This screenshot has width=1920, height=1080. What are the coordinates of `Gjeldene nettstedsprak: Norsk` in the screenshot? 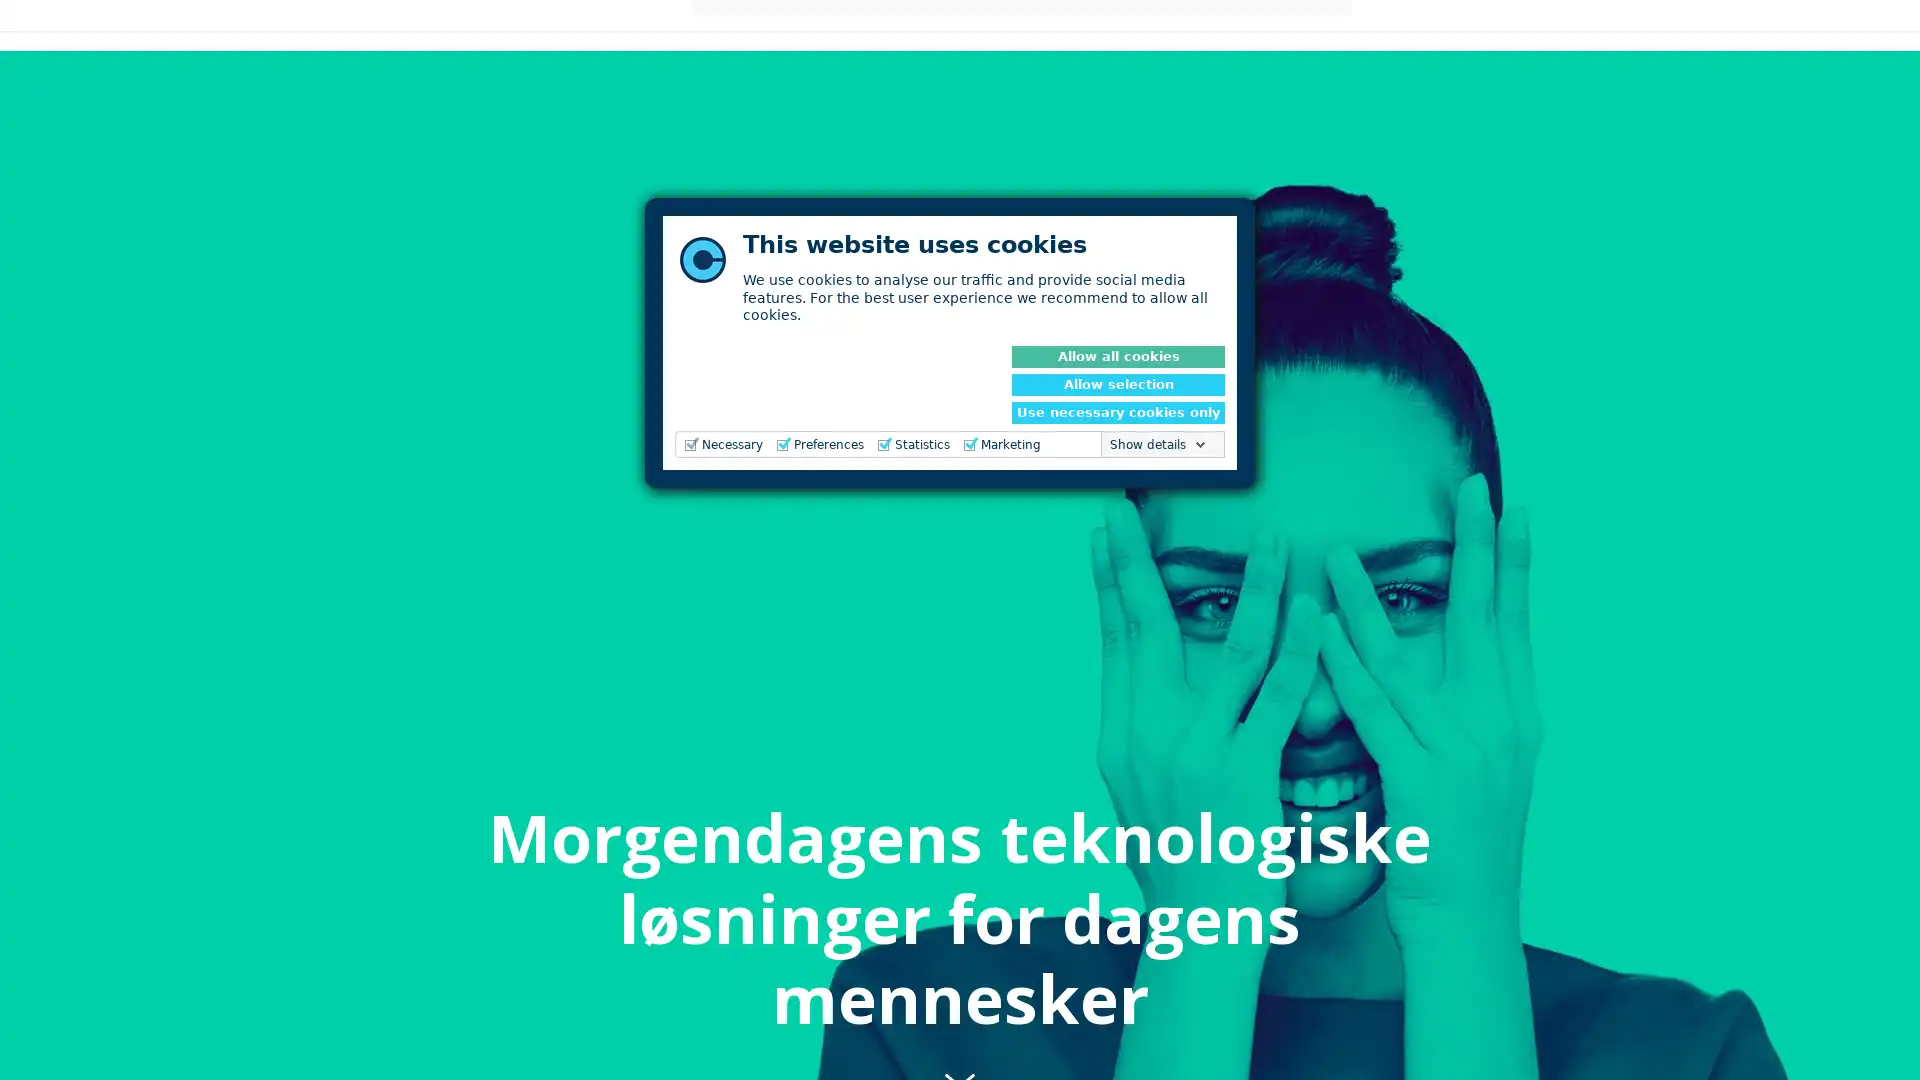 It's located at (1533, 39).